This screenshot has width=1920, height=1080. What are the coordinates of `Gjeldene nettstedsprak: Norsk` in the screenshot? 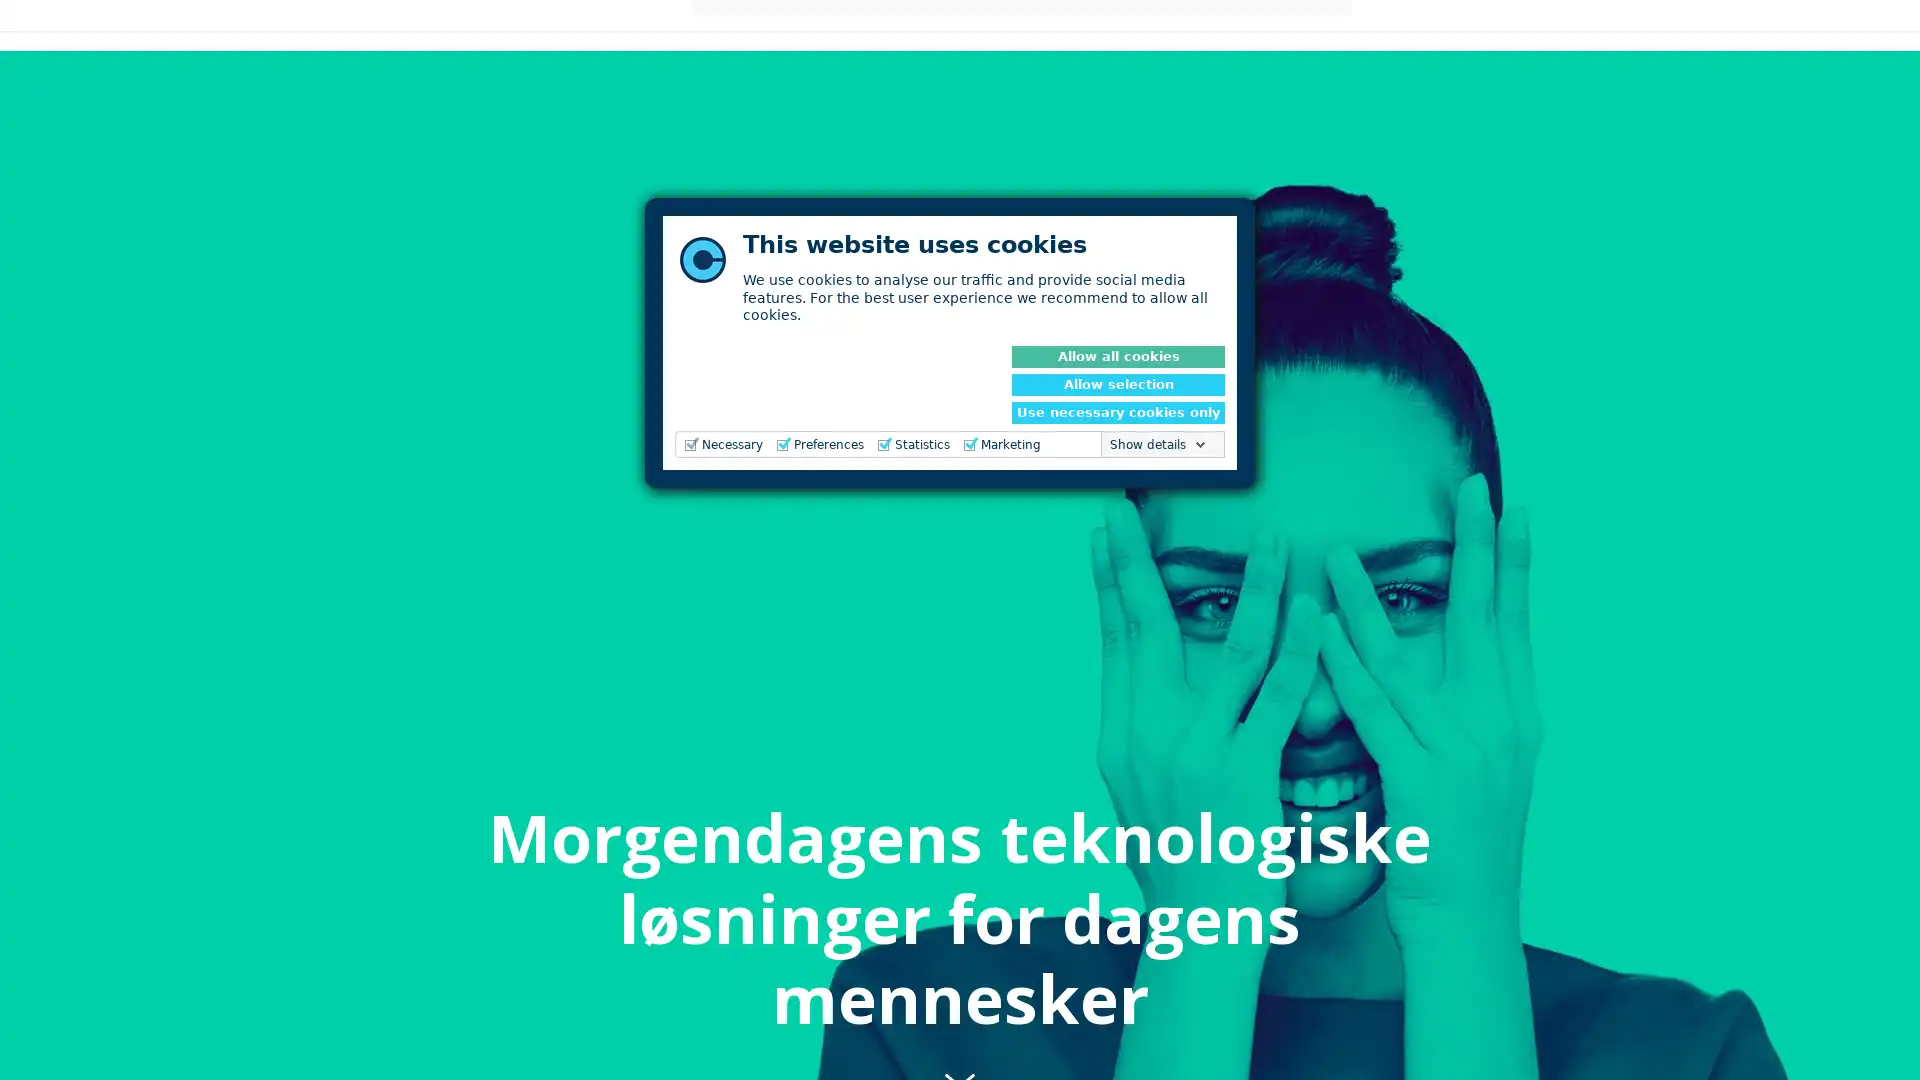 It's located at (1533, 39).